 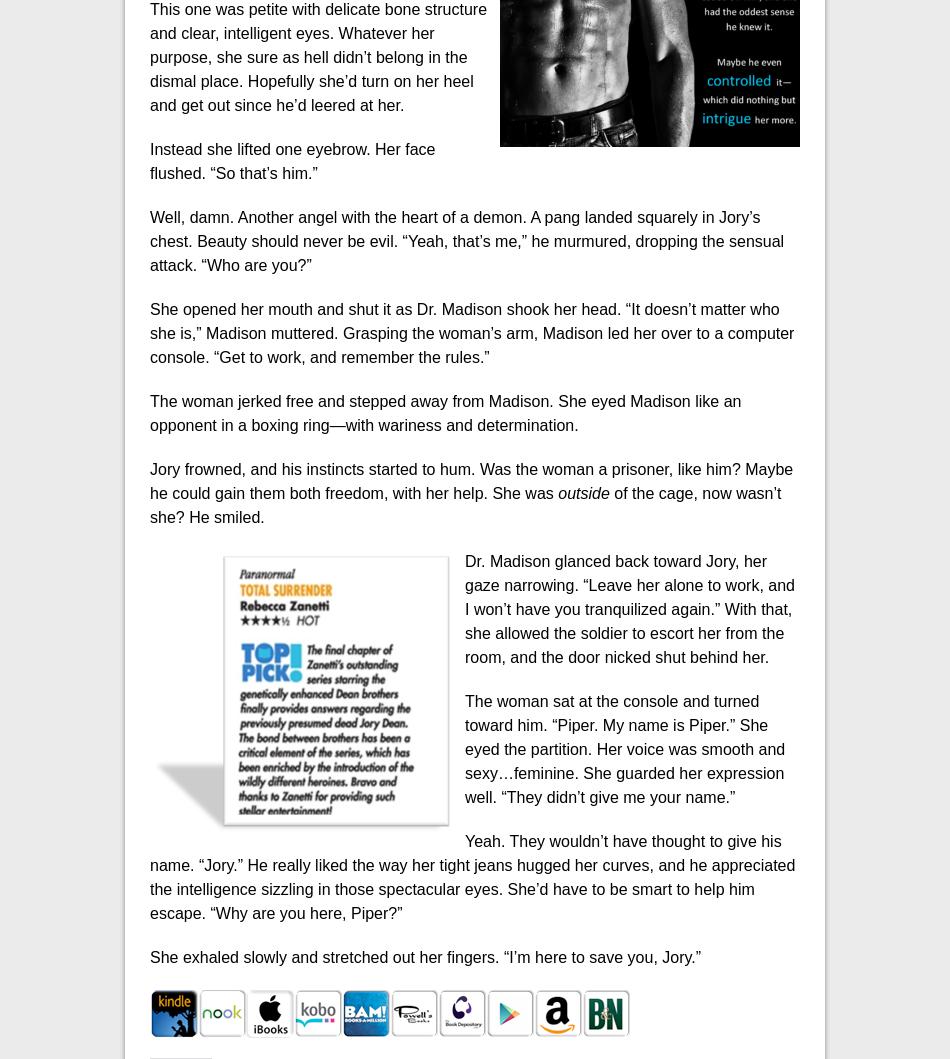 I want to click on 'outside', so click(x=585, y=492).